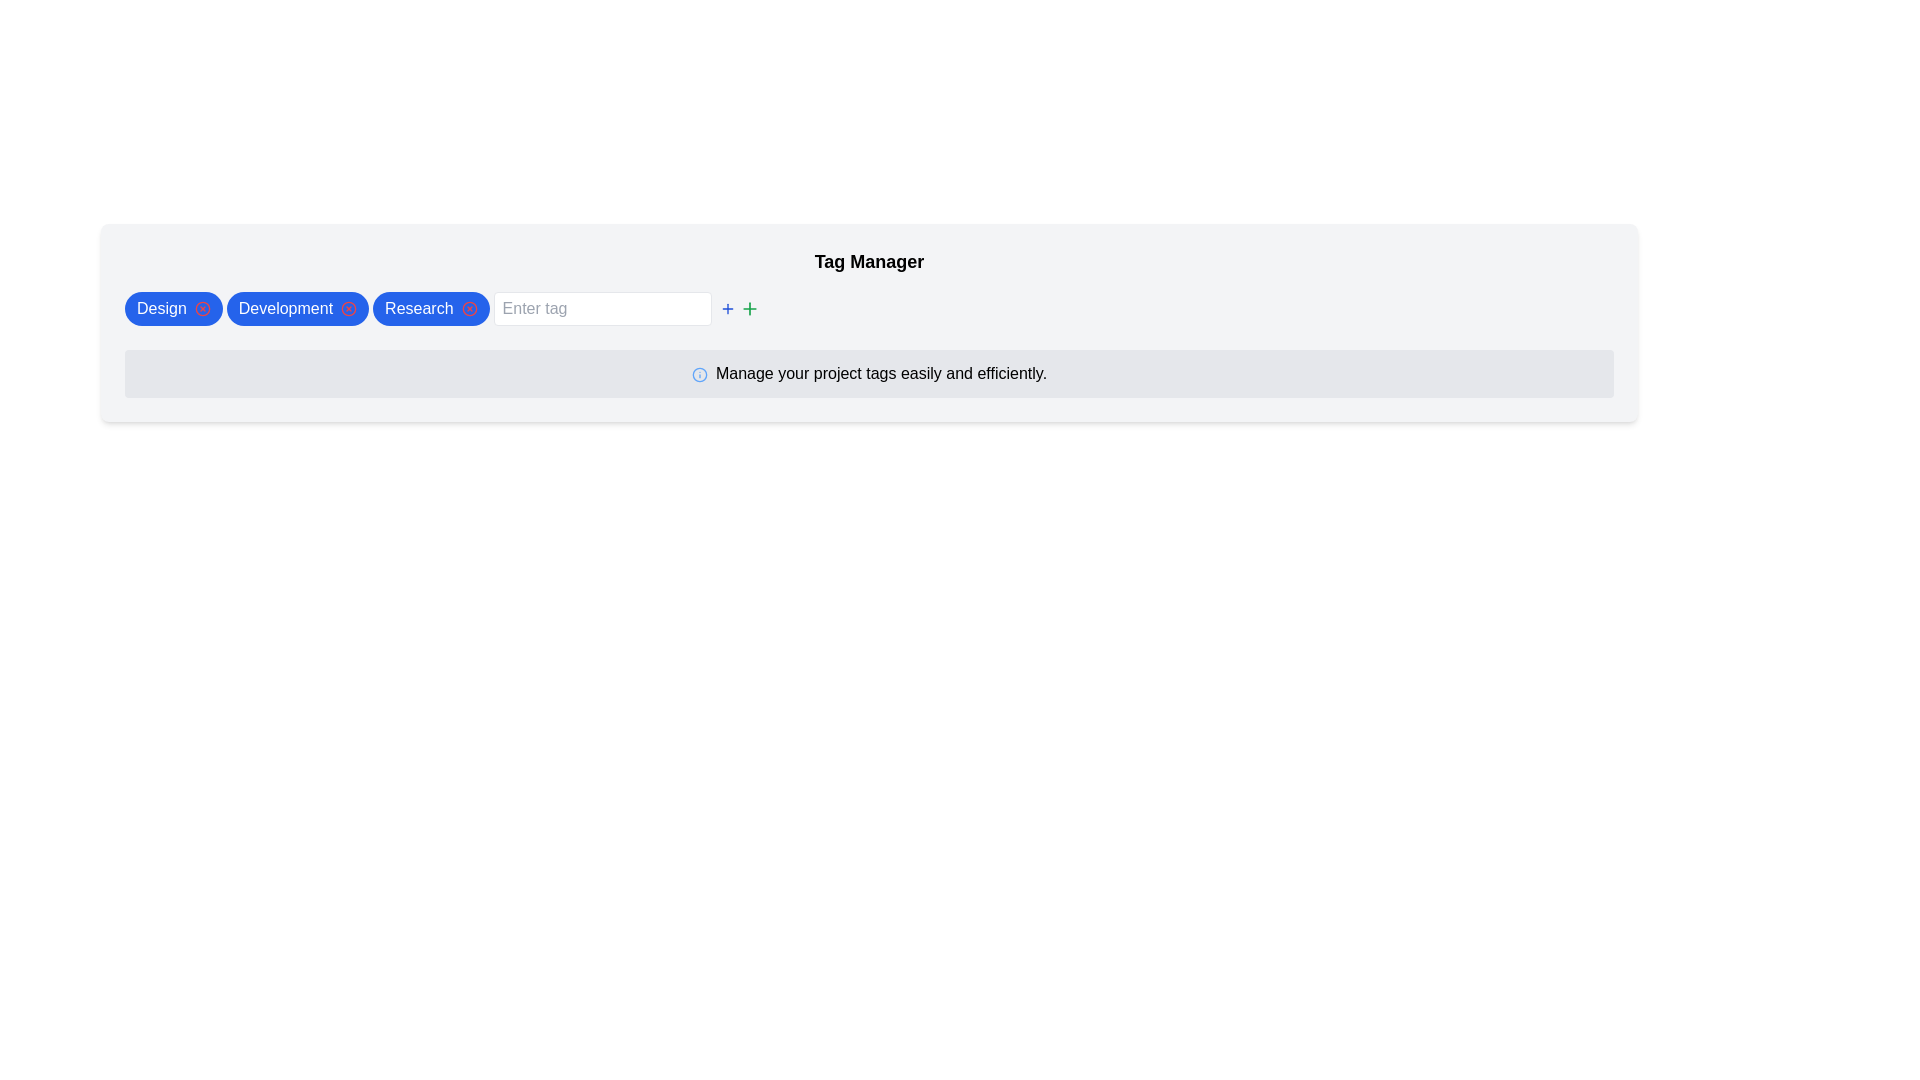 Image resolution: width=1920 pixels, height=1080 pixels. Describe the element at coordinates (699, 374) in the screenshot. I see `the central circle of the SVG icon located near the top-center area of the interface, to the left of the main input field, to trigger the tooltip or information display` at that location.